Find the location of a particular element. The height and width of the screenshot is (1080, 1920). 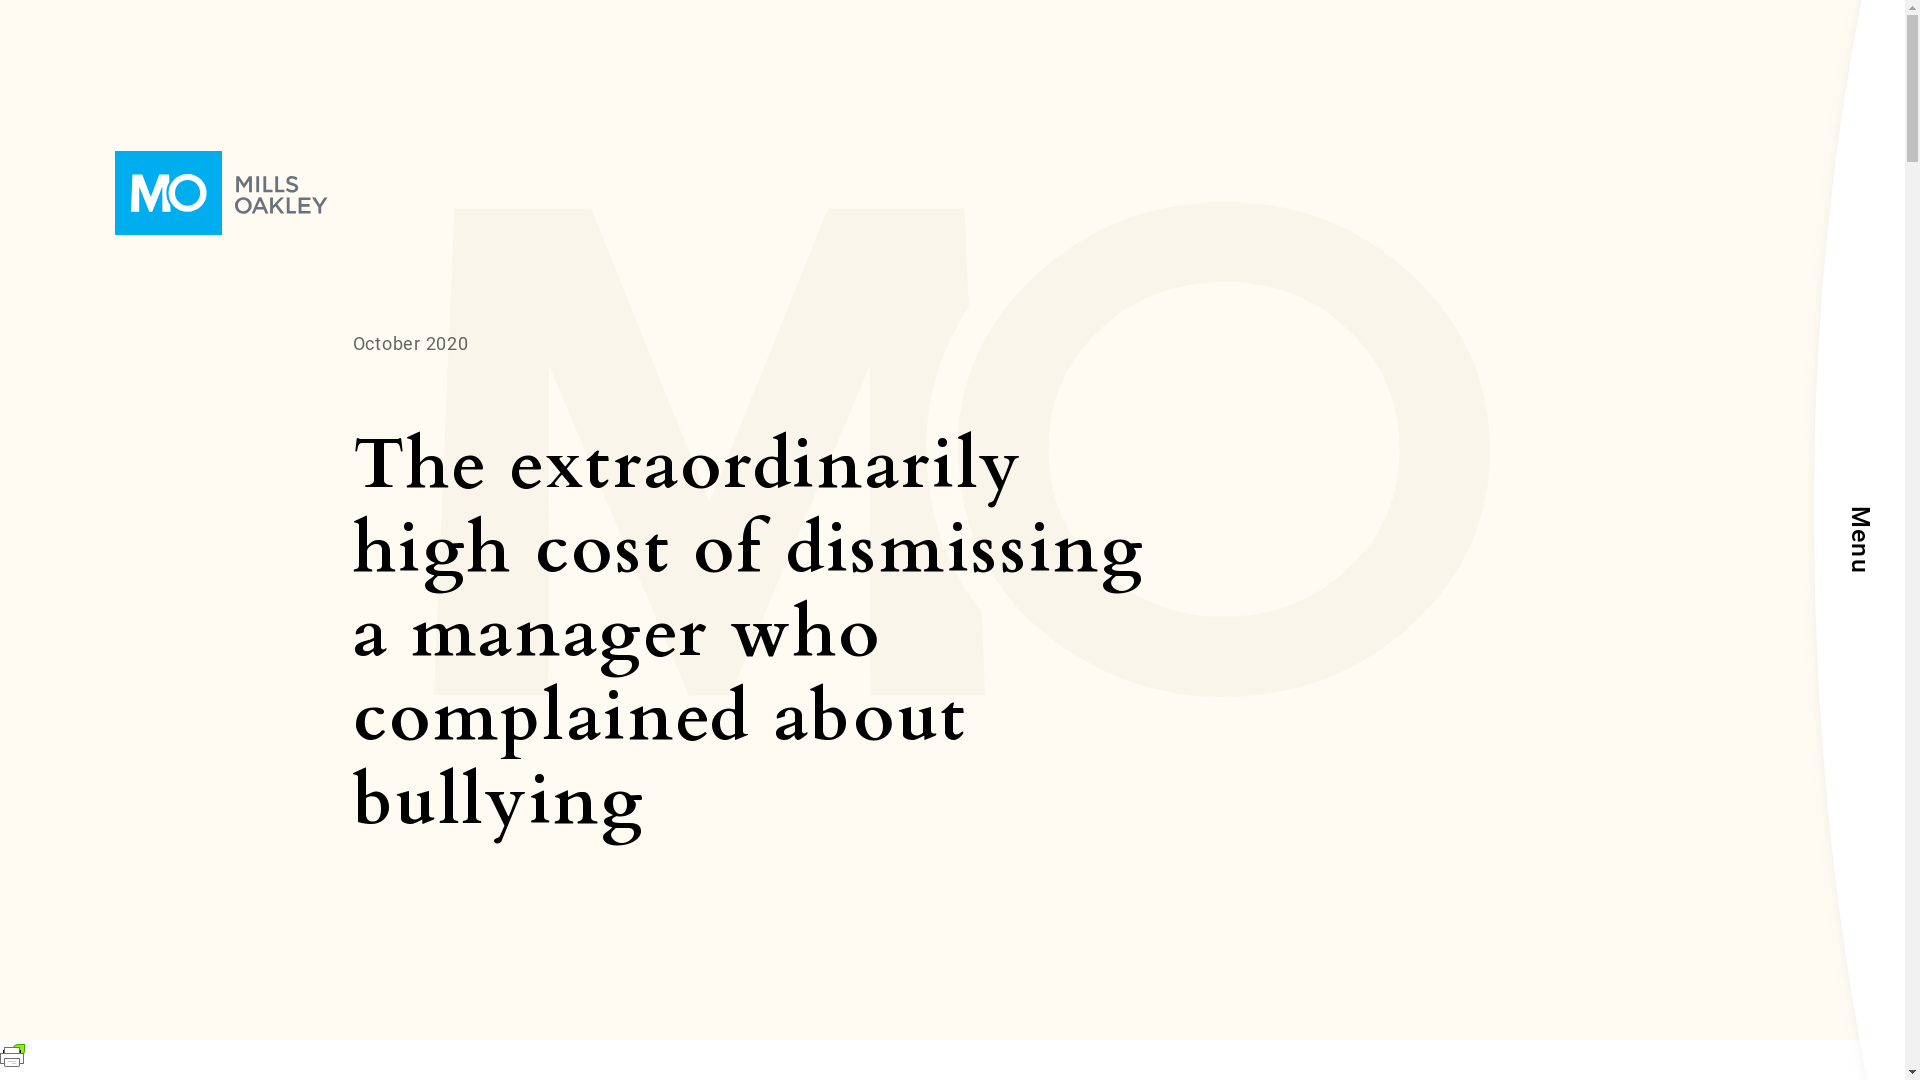

'Printer Friendly, PDF & Email' is located at coordinates (12, 1059).